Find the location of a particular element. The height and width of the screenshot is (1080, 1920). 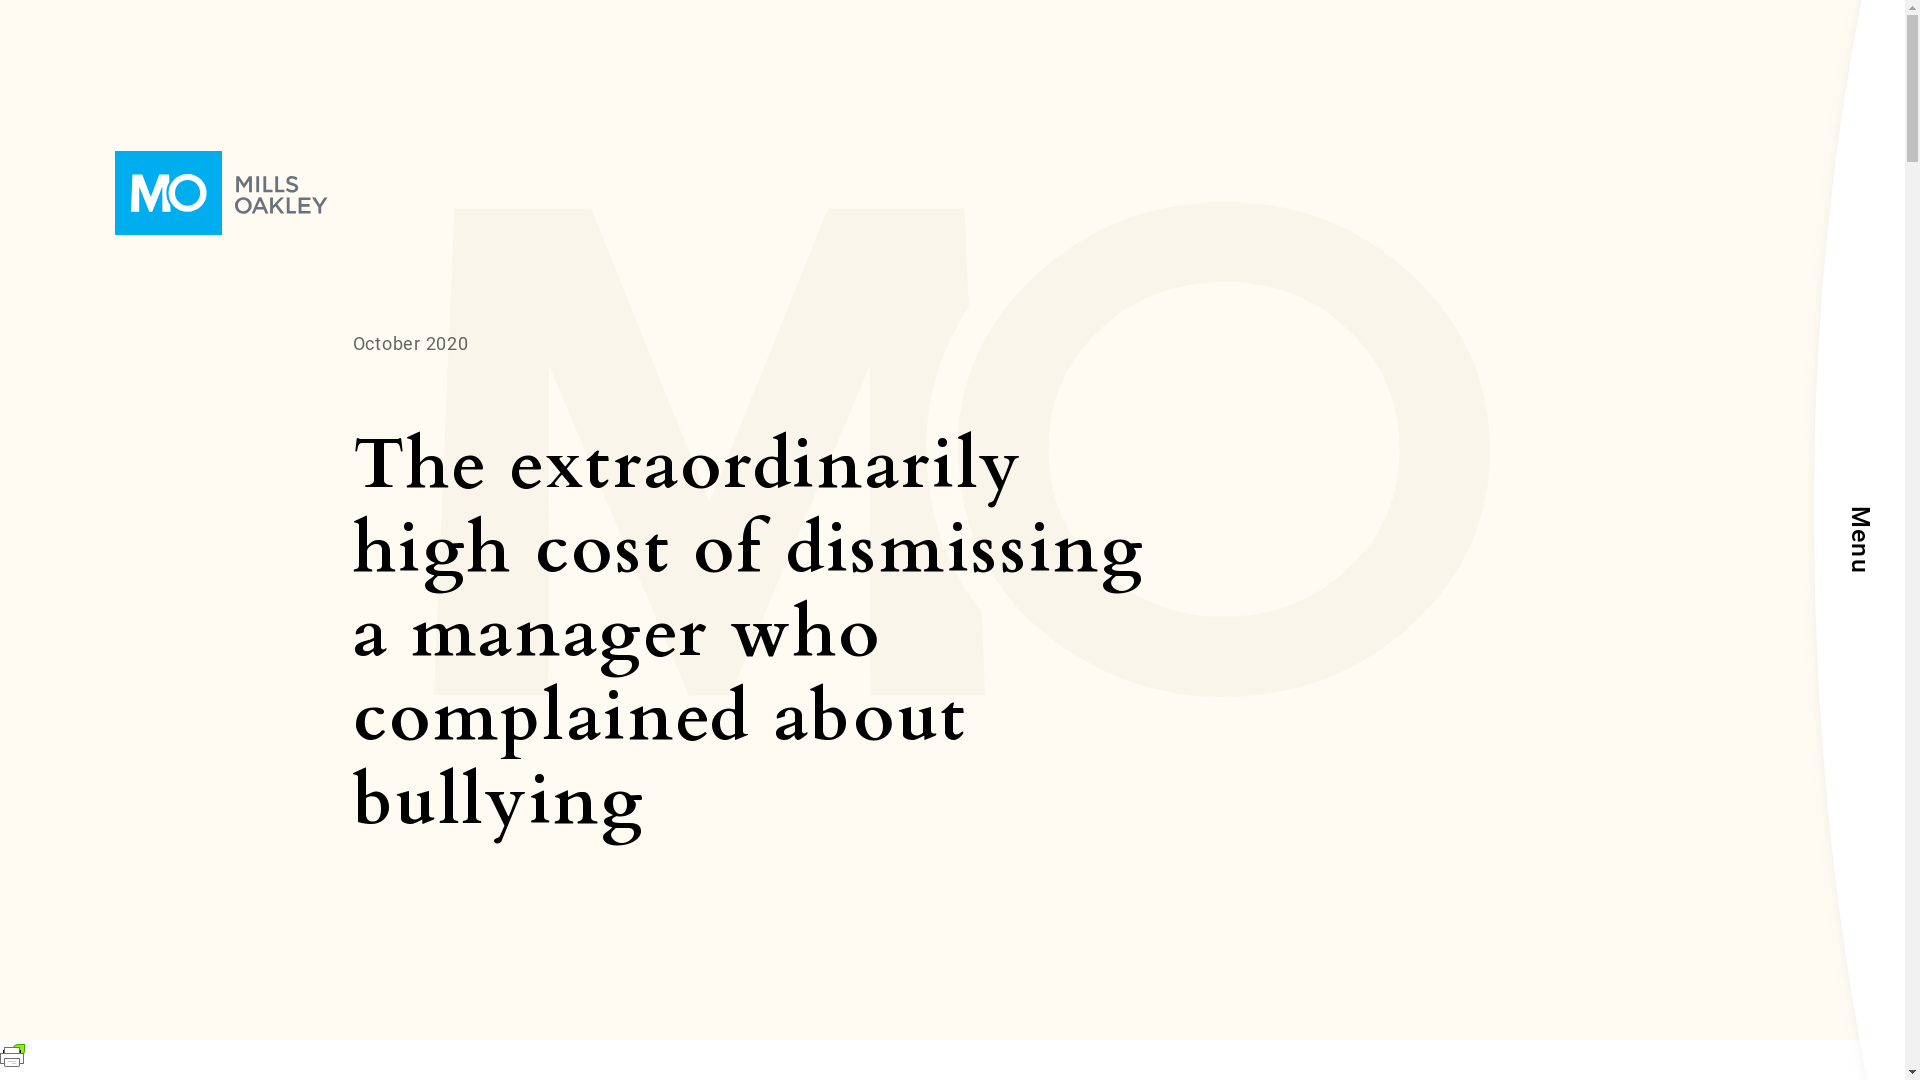

'Printer Friendly, PDF & Email' is located at coordinates (12, 1059).